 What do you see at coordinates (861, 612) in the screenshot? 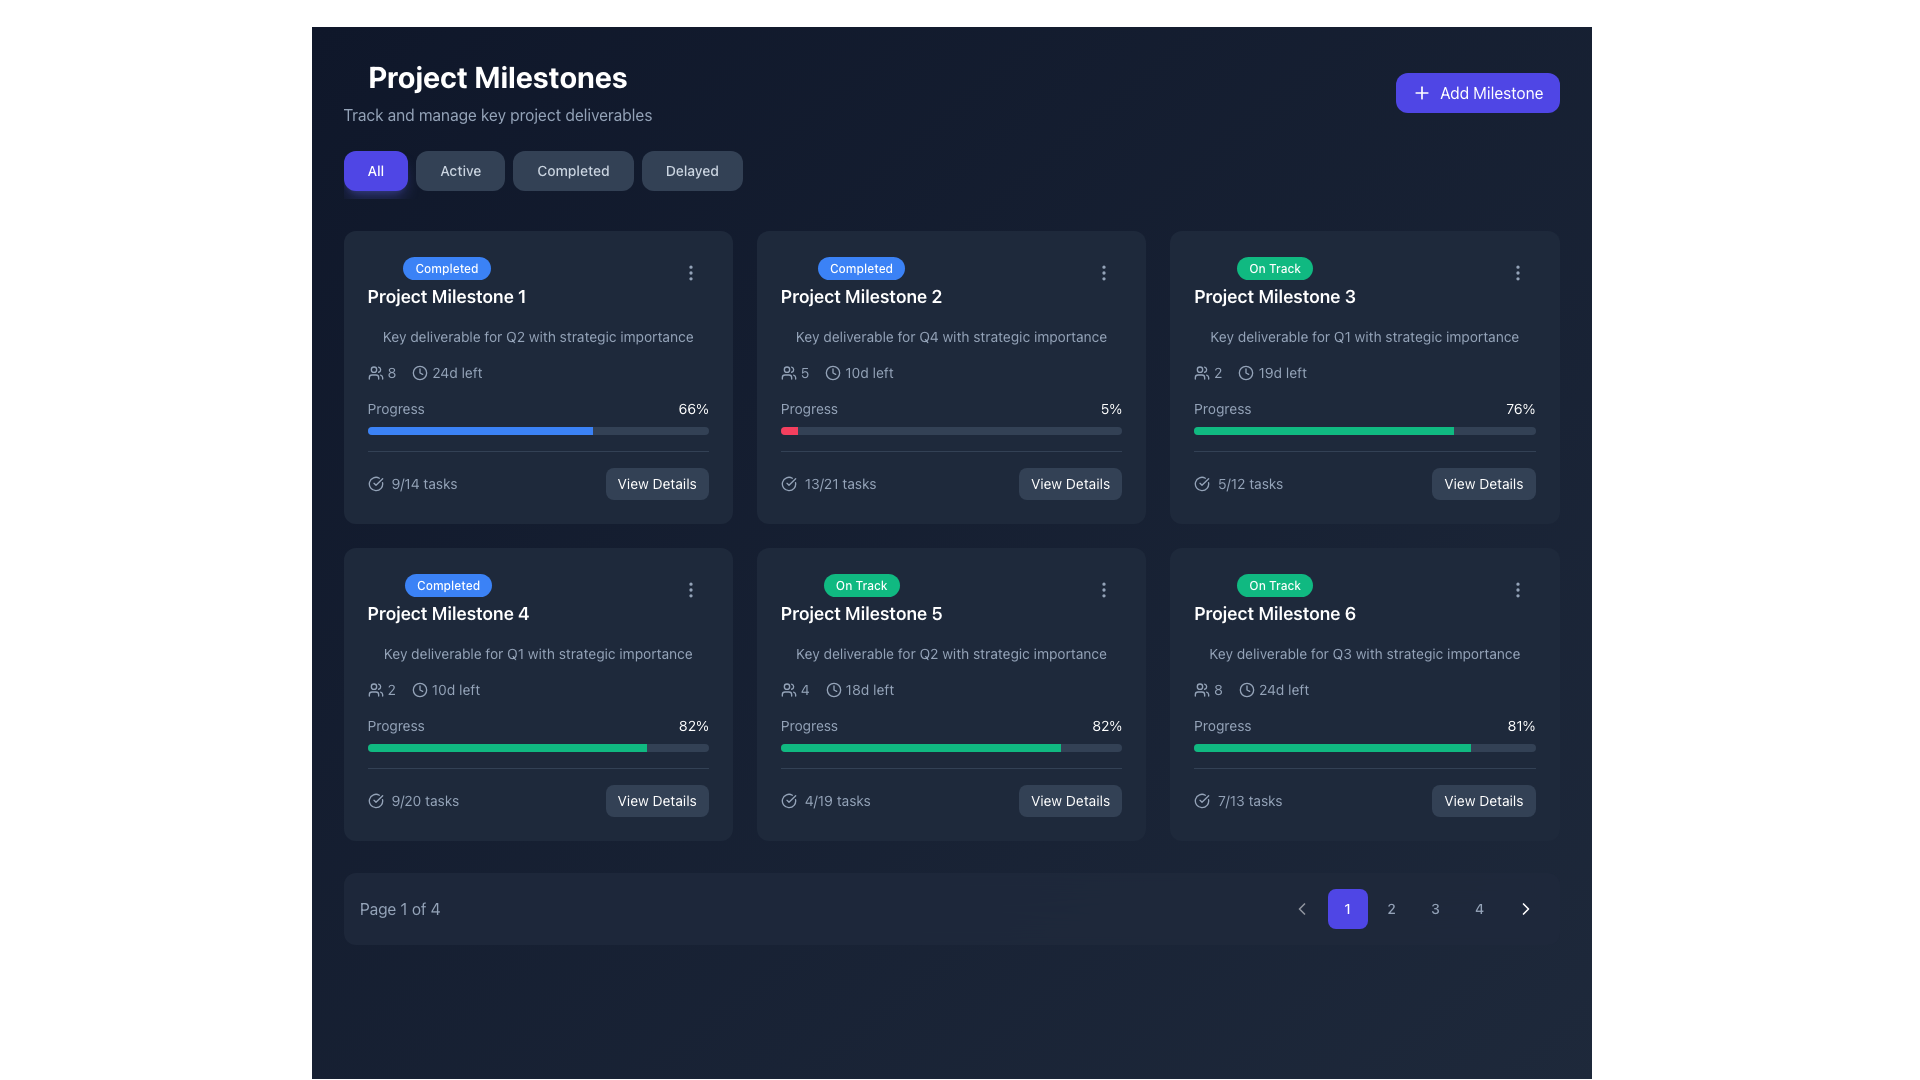
I see `the 'Project Milestone 5' text label, which is styled with a large bold font in white, located inside the green 'On Track' card in the bottom-left corner of the second row in the grid layout` at bounding box center [861, 612].